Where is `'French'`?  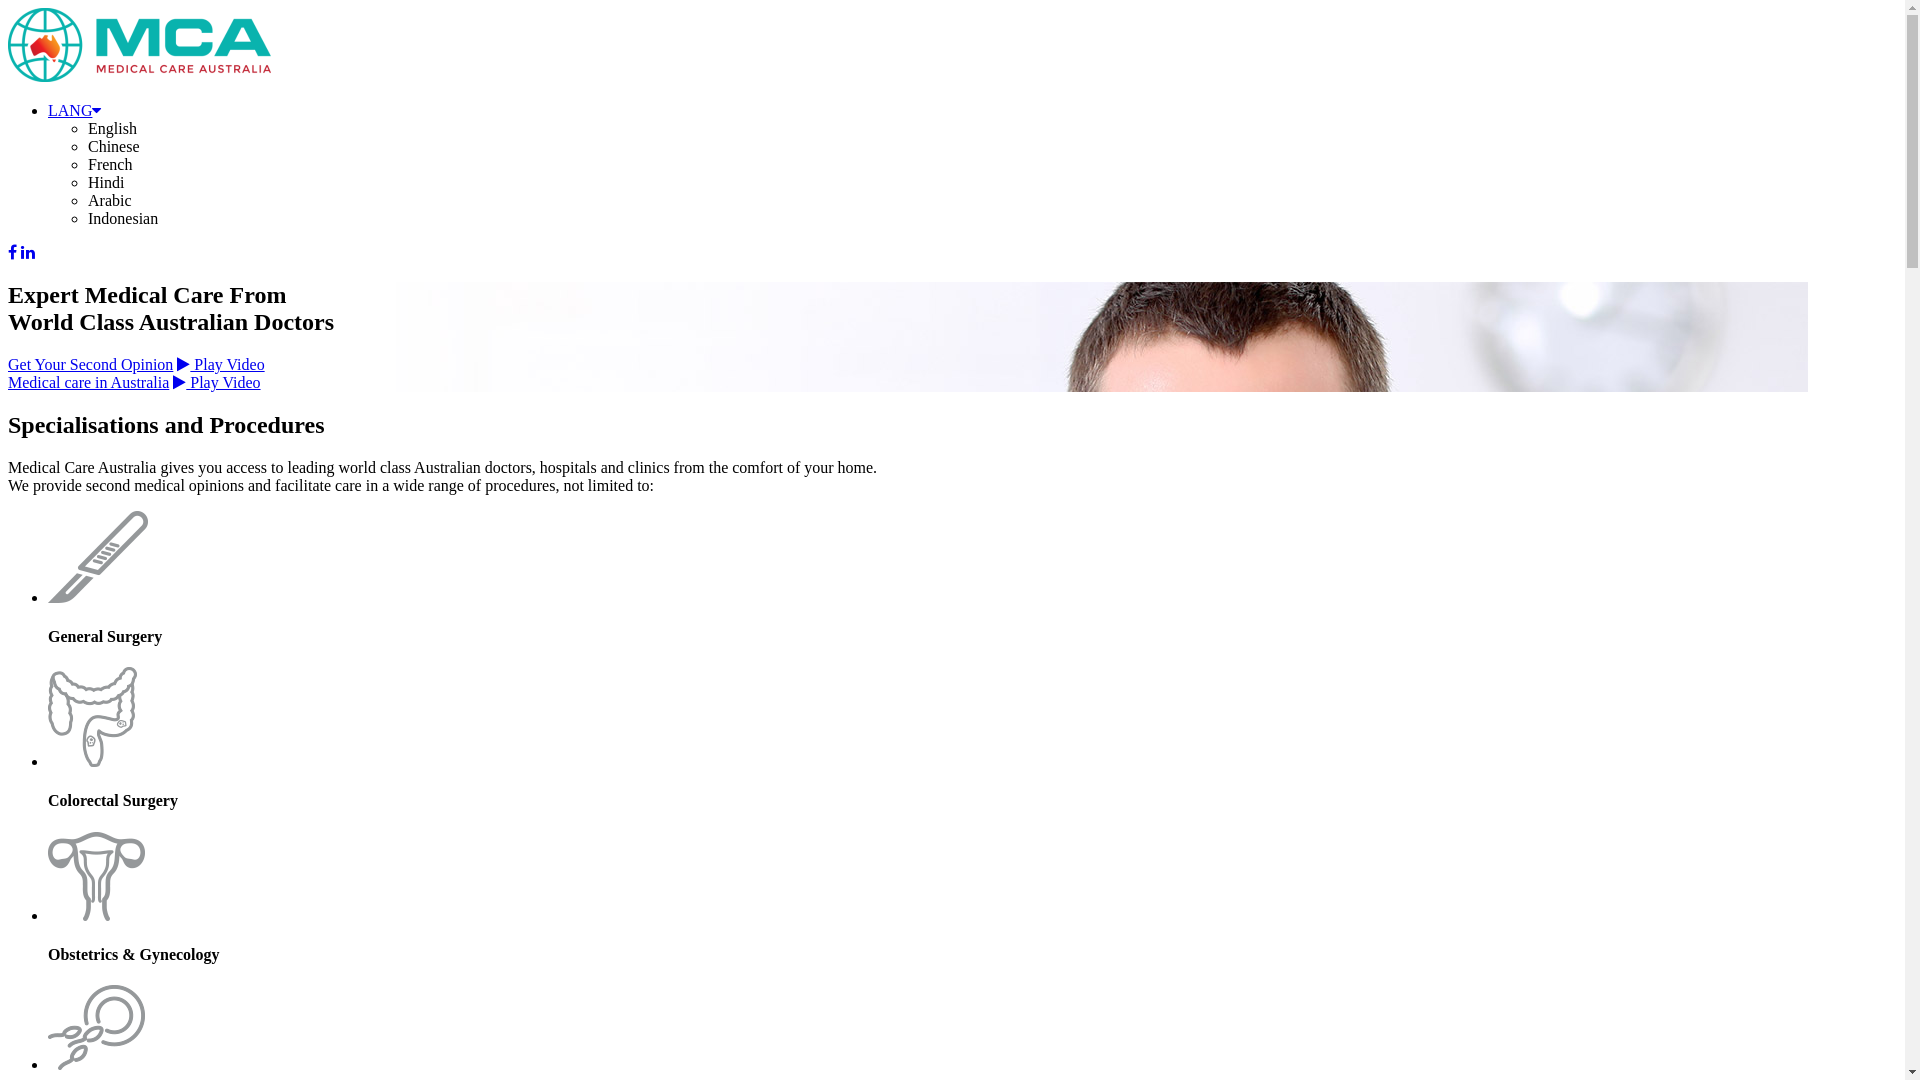
'French' is located at coordinates (109, 163).